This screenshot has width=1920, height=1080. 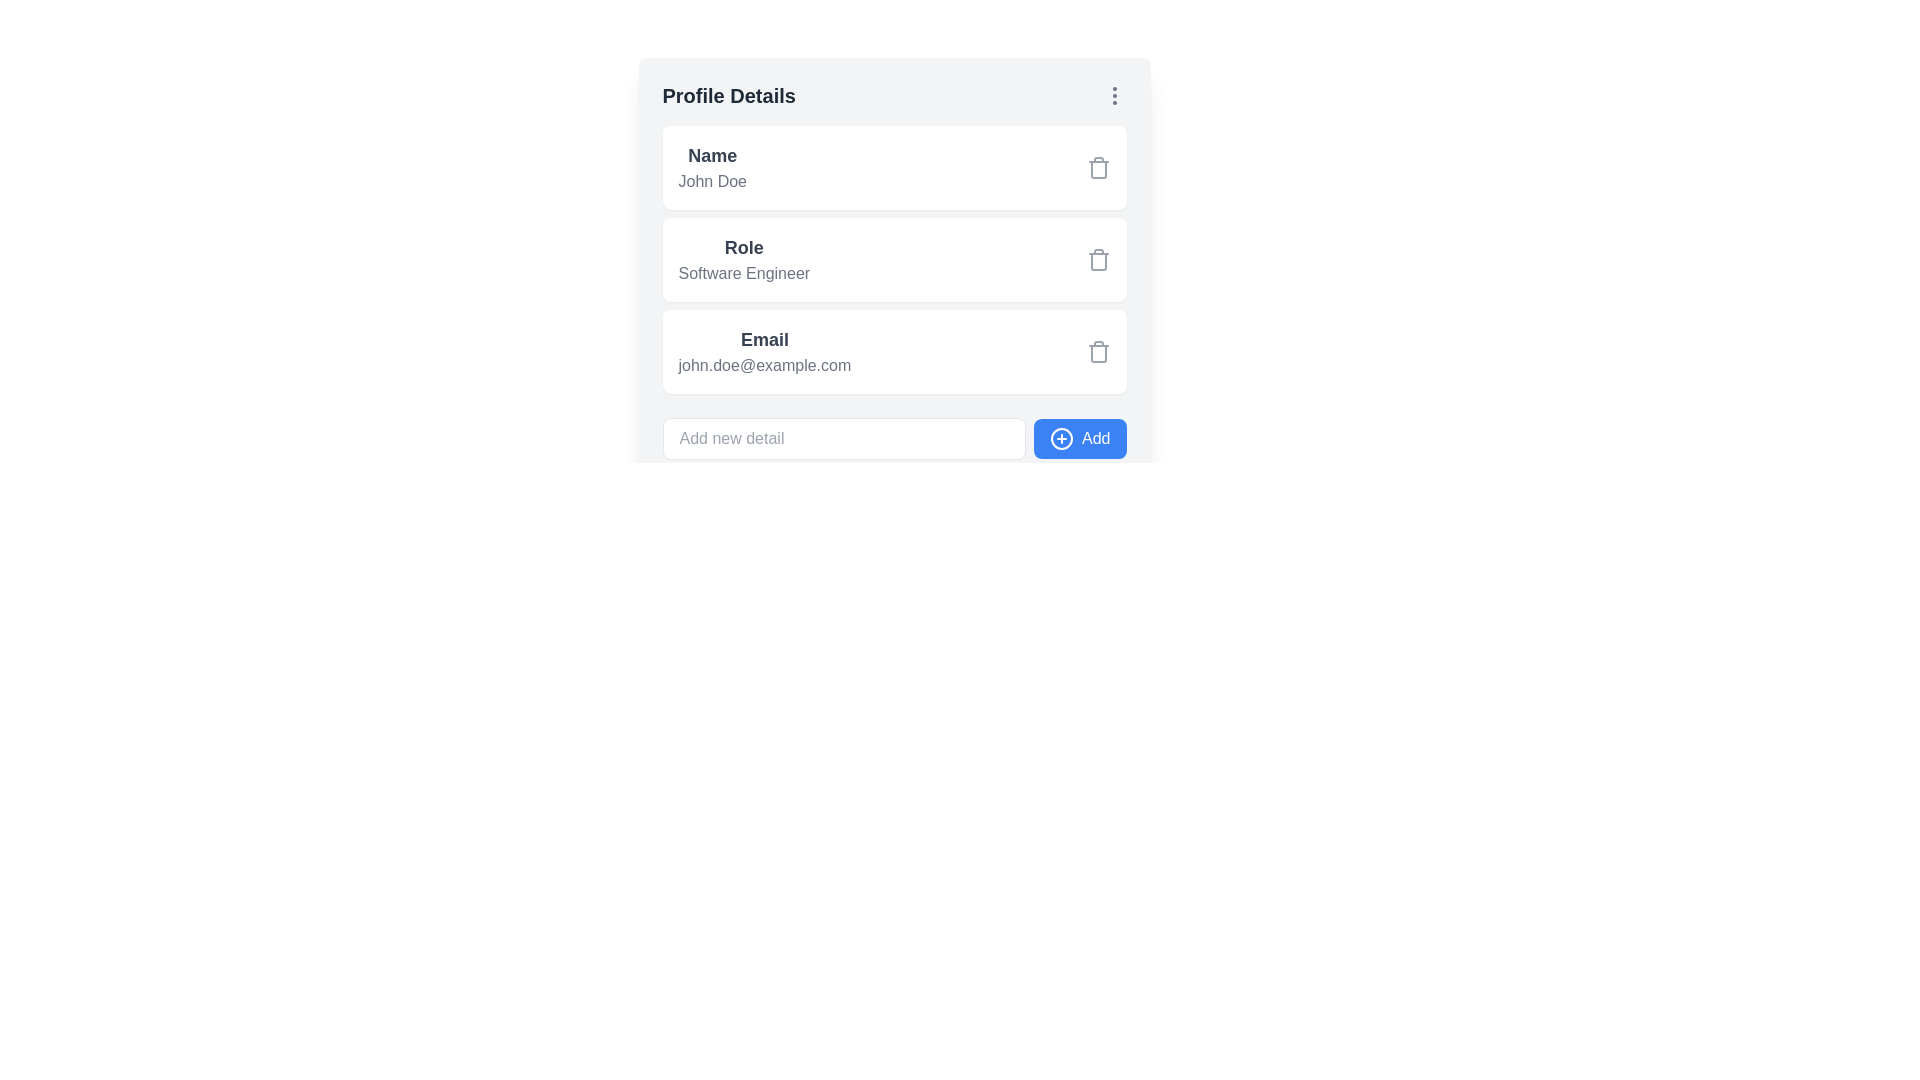 What do you see at coordinates (1061, 438) in the screenshot?
I see `the circular icon located at the center of the SVG graphic` at bounding box center [1061, 438].